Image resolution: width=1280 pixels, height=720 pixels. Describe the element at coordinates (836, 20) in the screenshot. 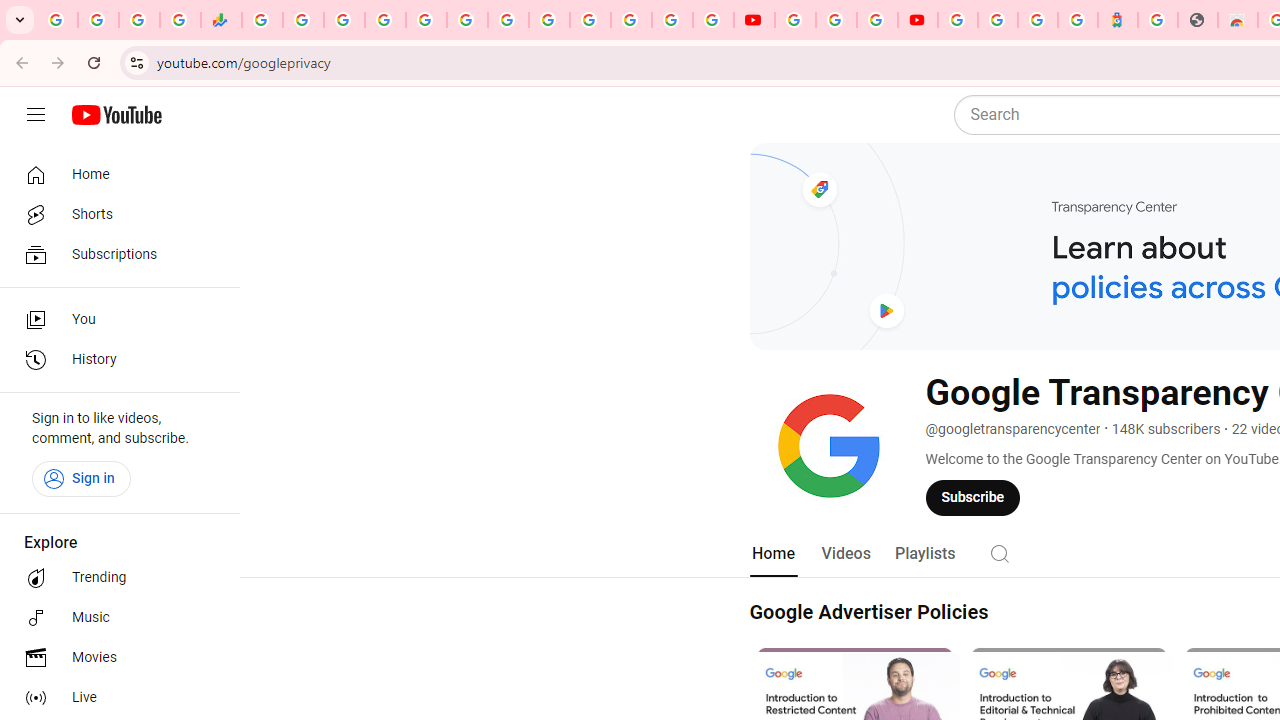

I see `'Google Account Help'` at that location.